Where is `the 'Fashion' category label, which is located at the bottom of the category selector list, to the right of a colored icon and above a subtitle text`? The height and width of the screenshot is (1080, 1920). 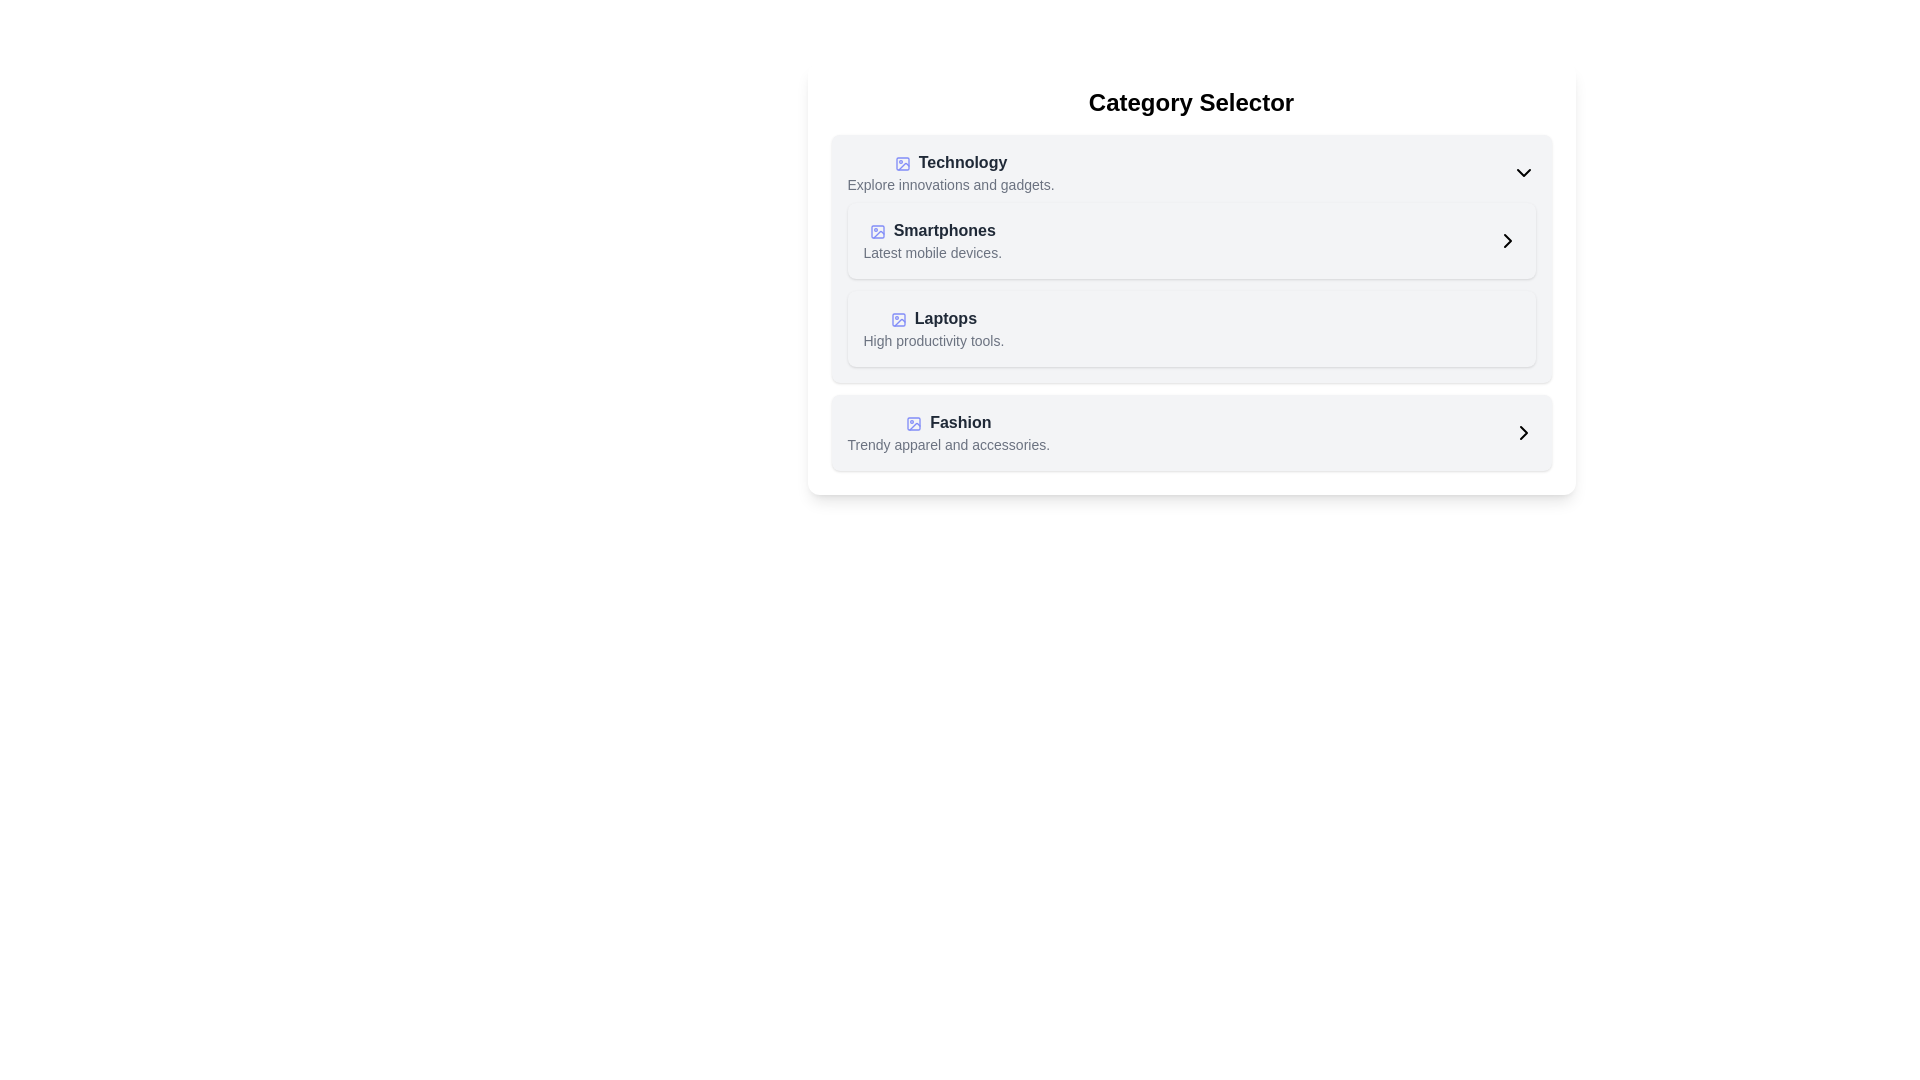
the 'Fashion' category label, which is located at the bottom of the category selector list, to the right of a colored icon and above a subtitle text is located at coordinates (960, 421).